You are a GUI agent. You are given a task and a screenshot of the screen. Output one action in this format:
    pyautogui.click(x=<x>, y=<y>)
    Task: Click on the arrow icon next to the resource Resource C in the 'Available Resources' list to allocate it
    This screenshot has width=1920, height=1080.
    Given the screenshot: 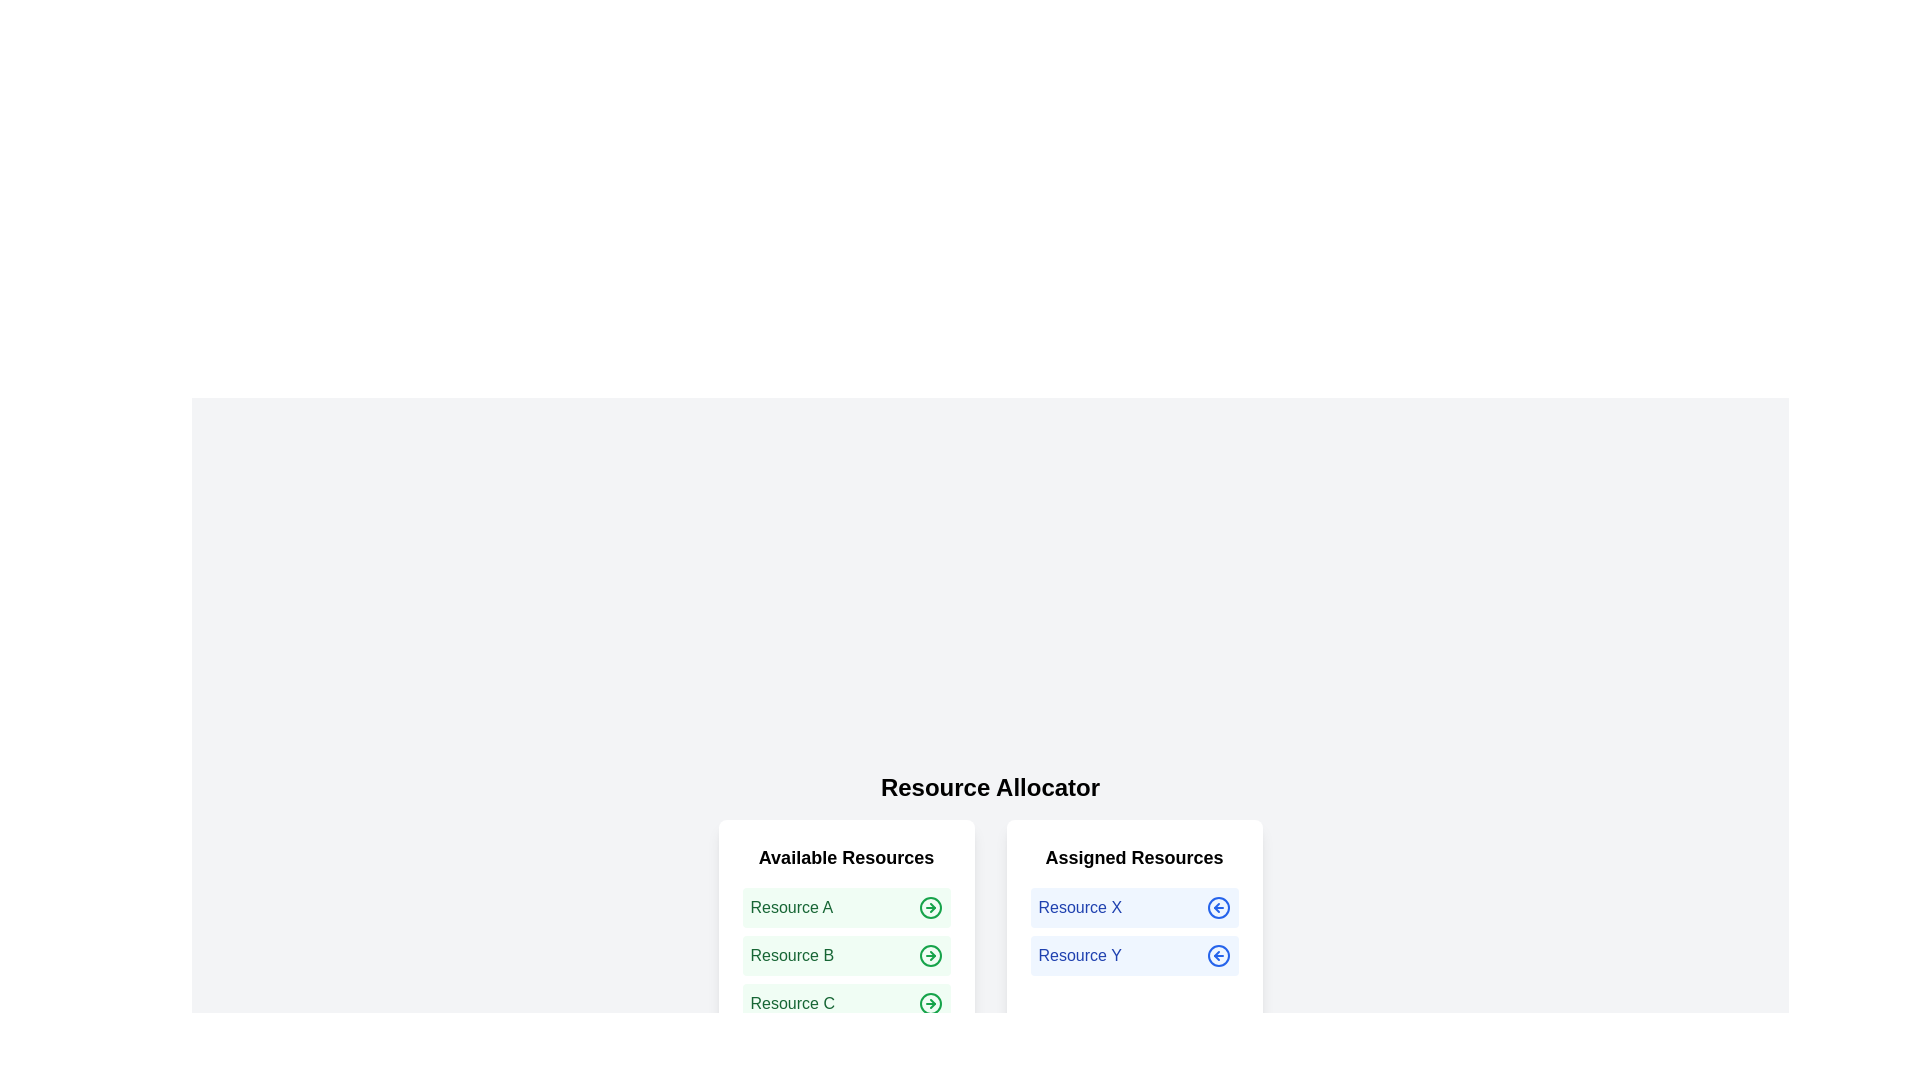 What is the action you would take?
    pyautogui.click(x=929, y=1003)
    